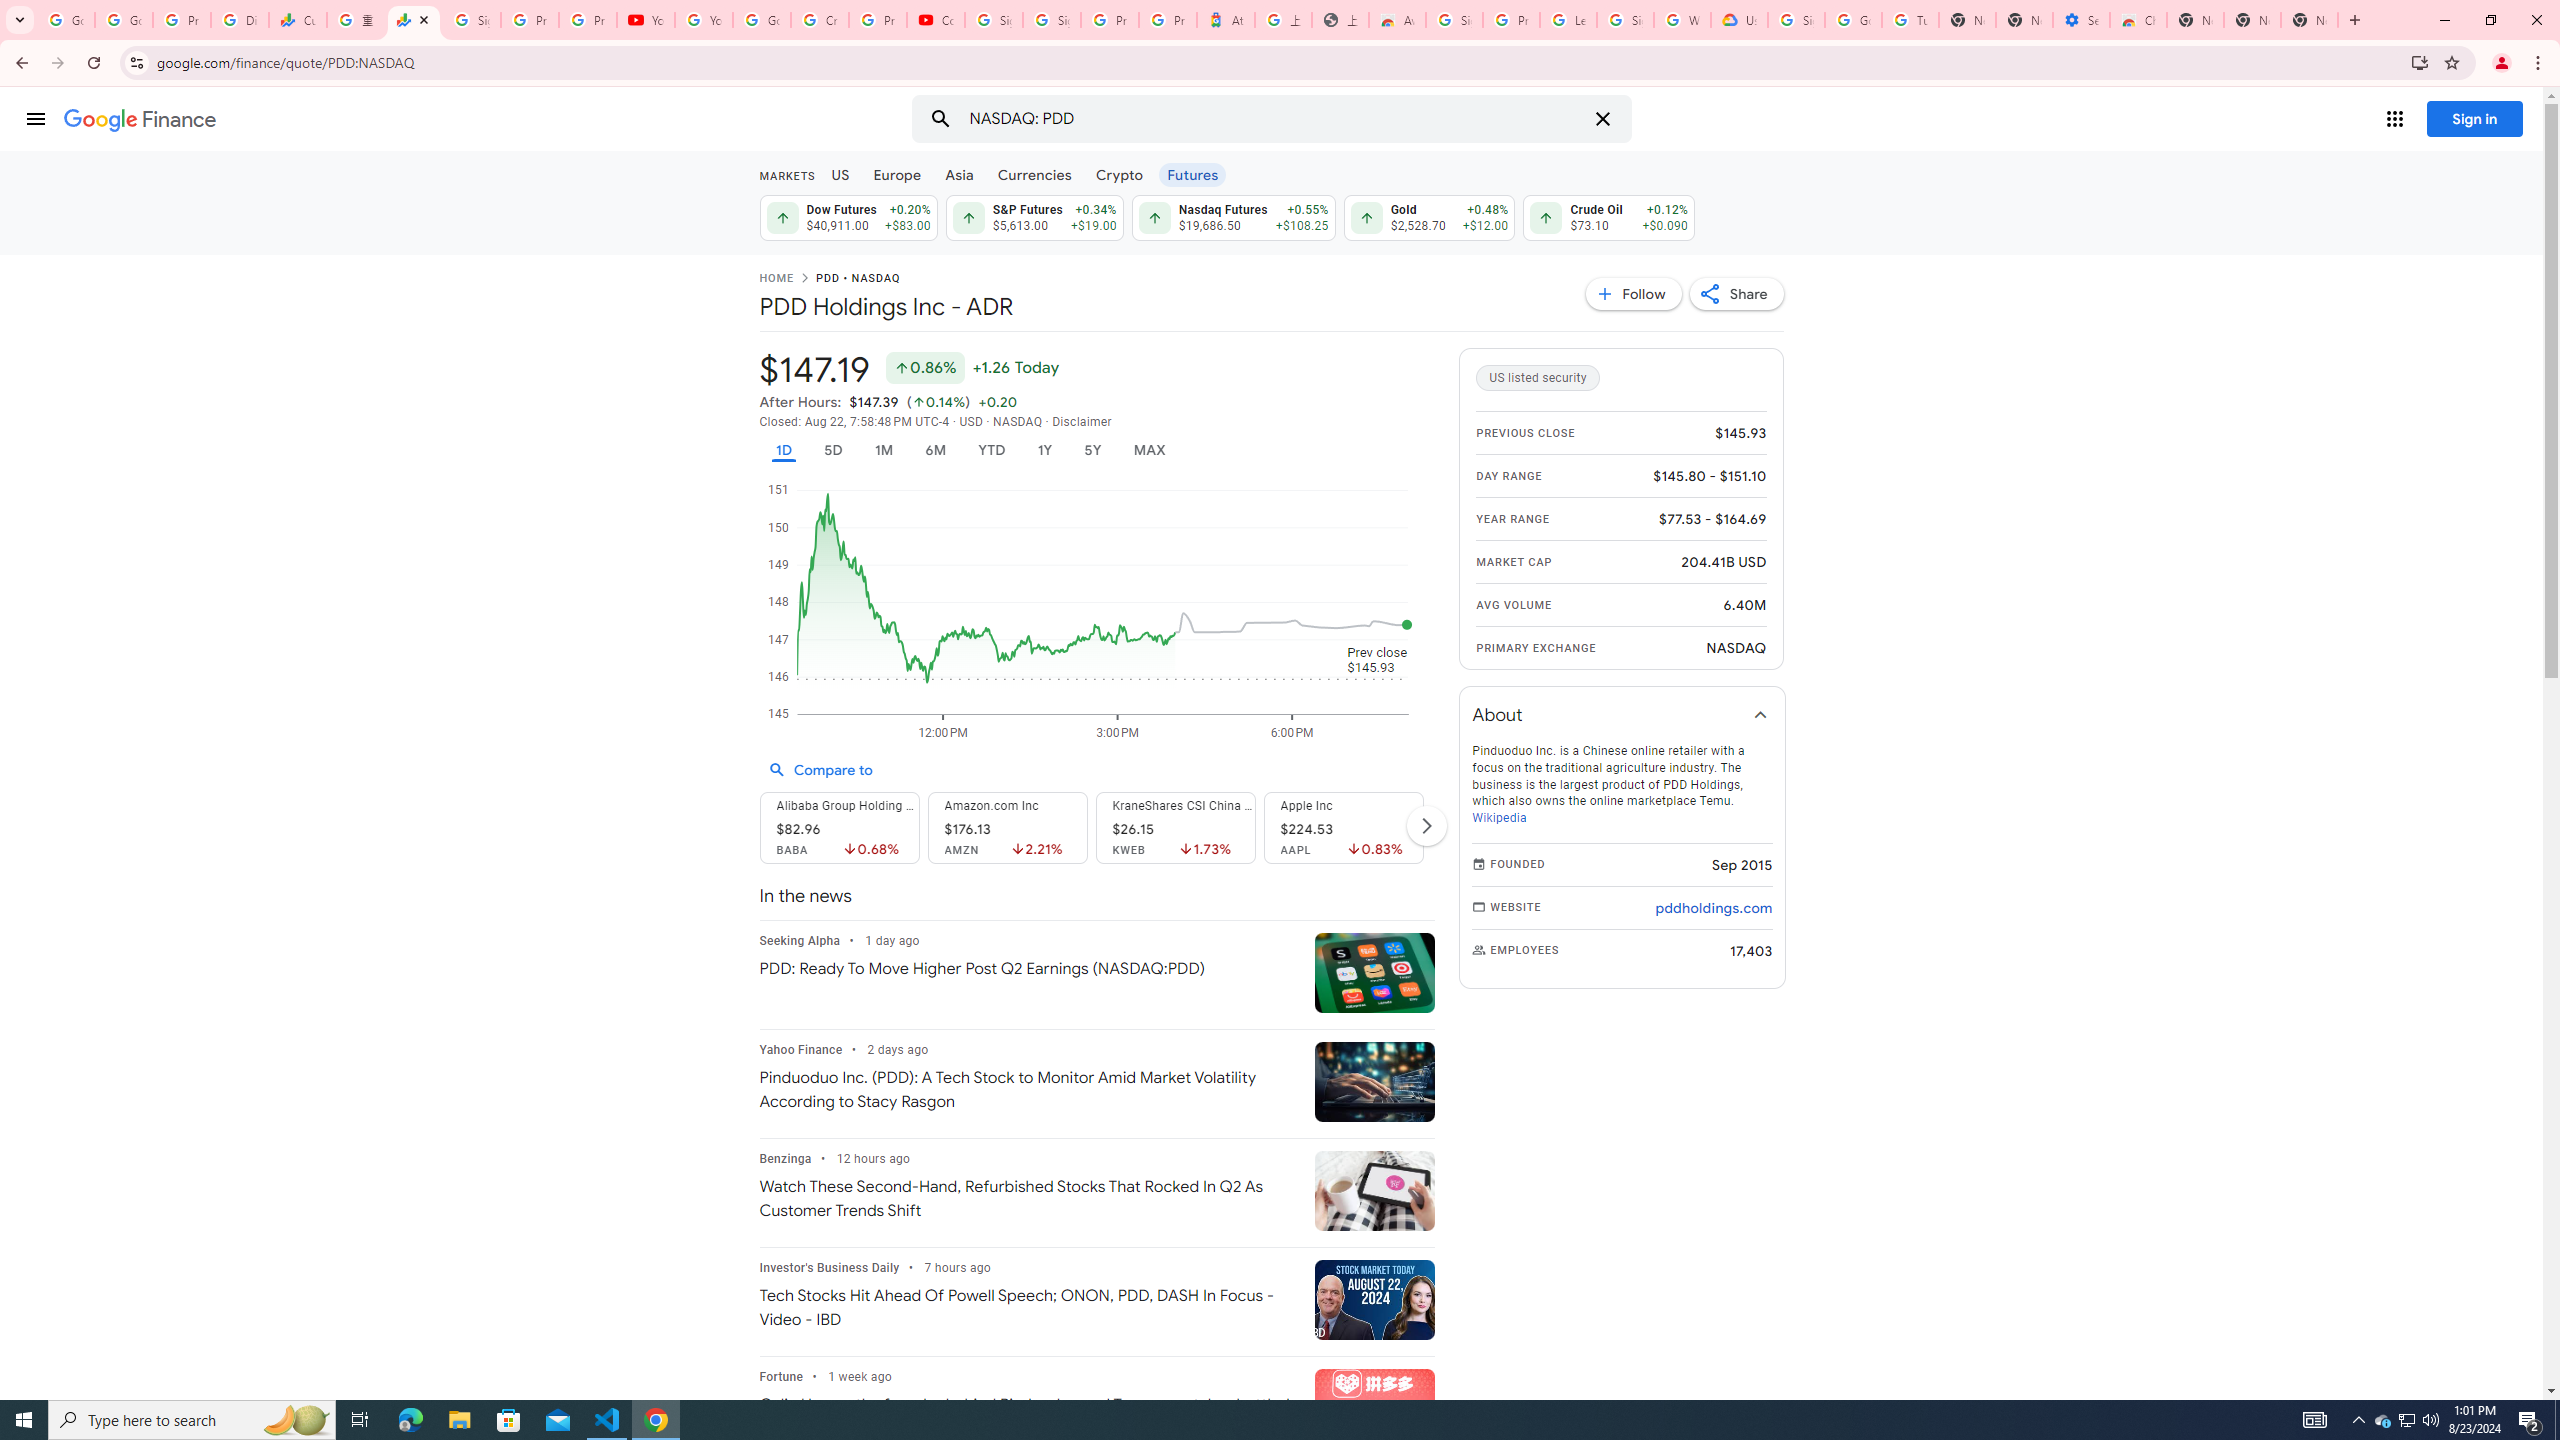  Describe the element at coordinates (882, 449) in the screenshot. I see `'1M'` at that location.